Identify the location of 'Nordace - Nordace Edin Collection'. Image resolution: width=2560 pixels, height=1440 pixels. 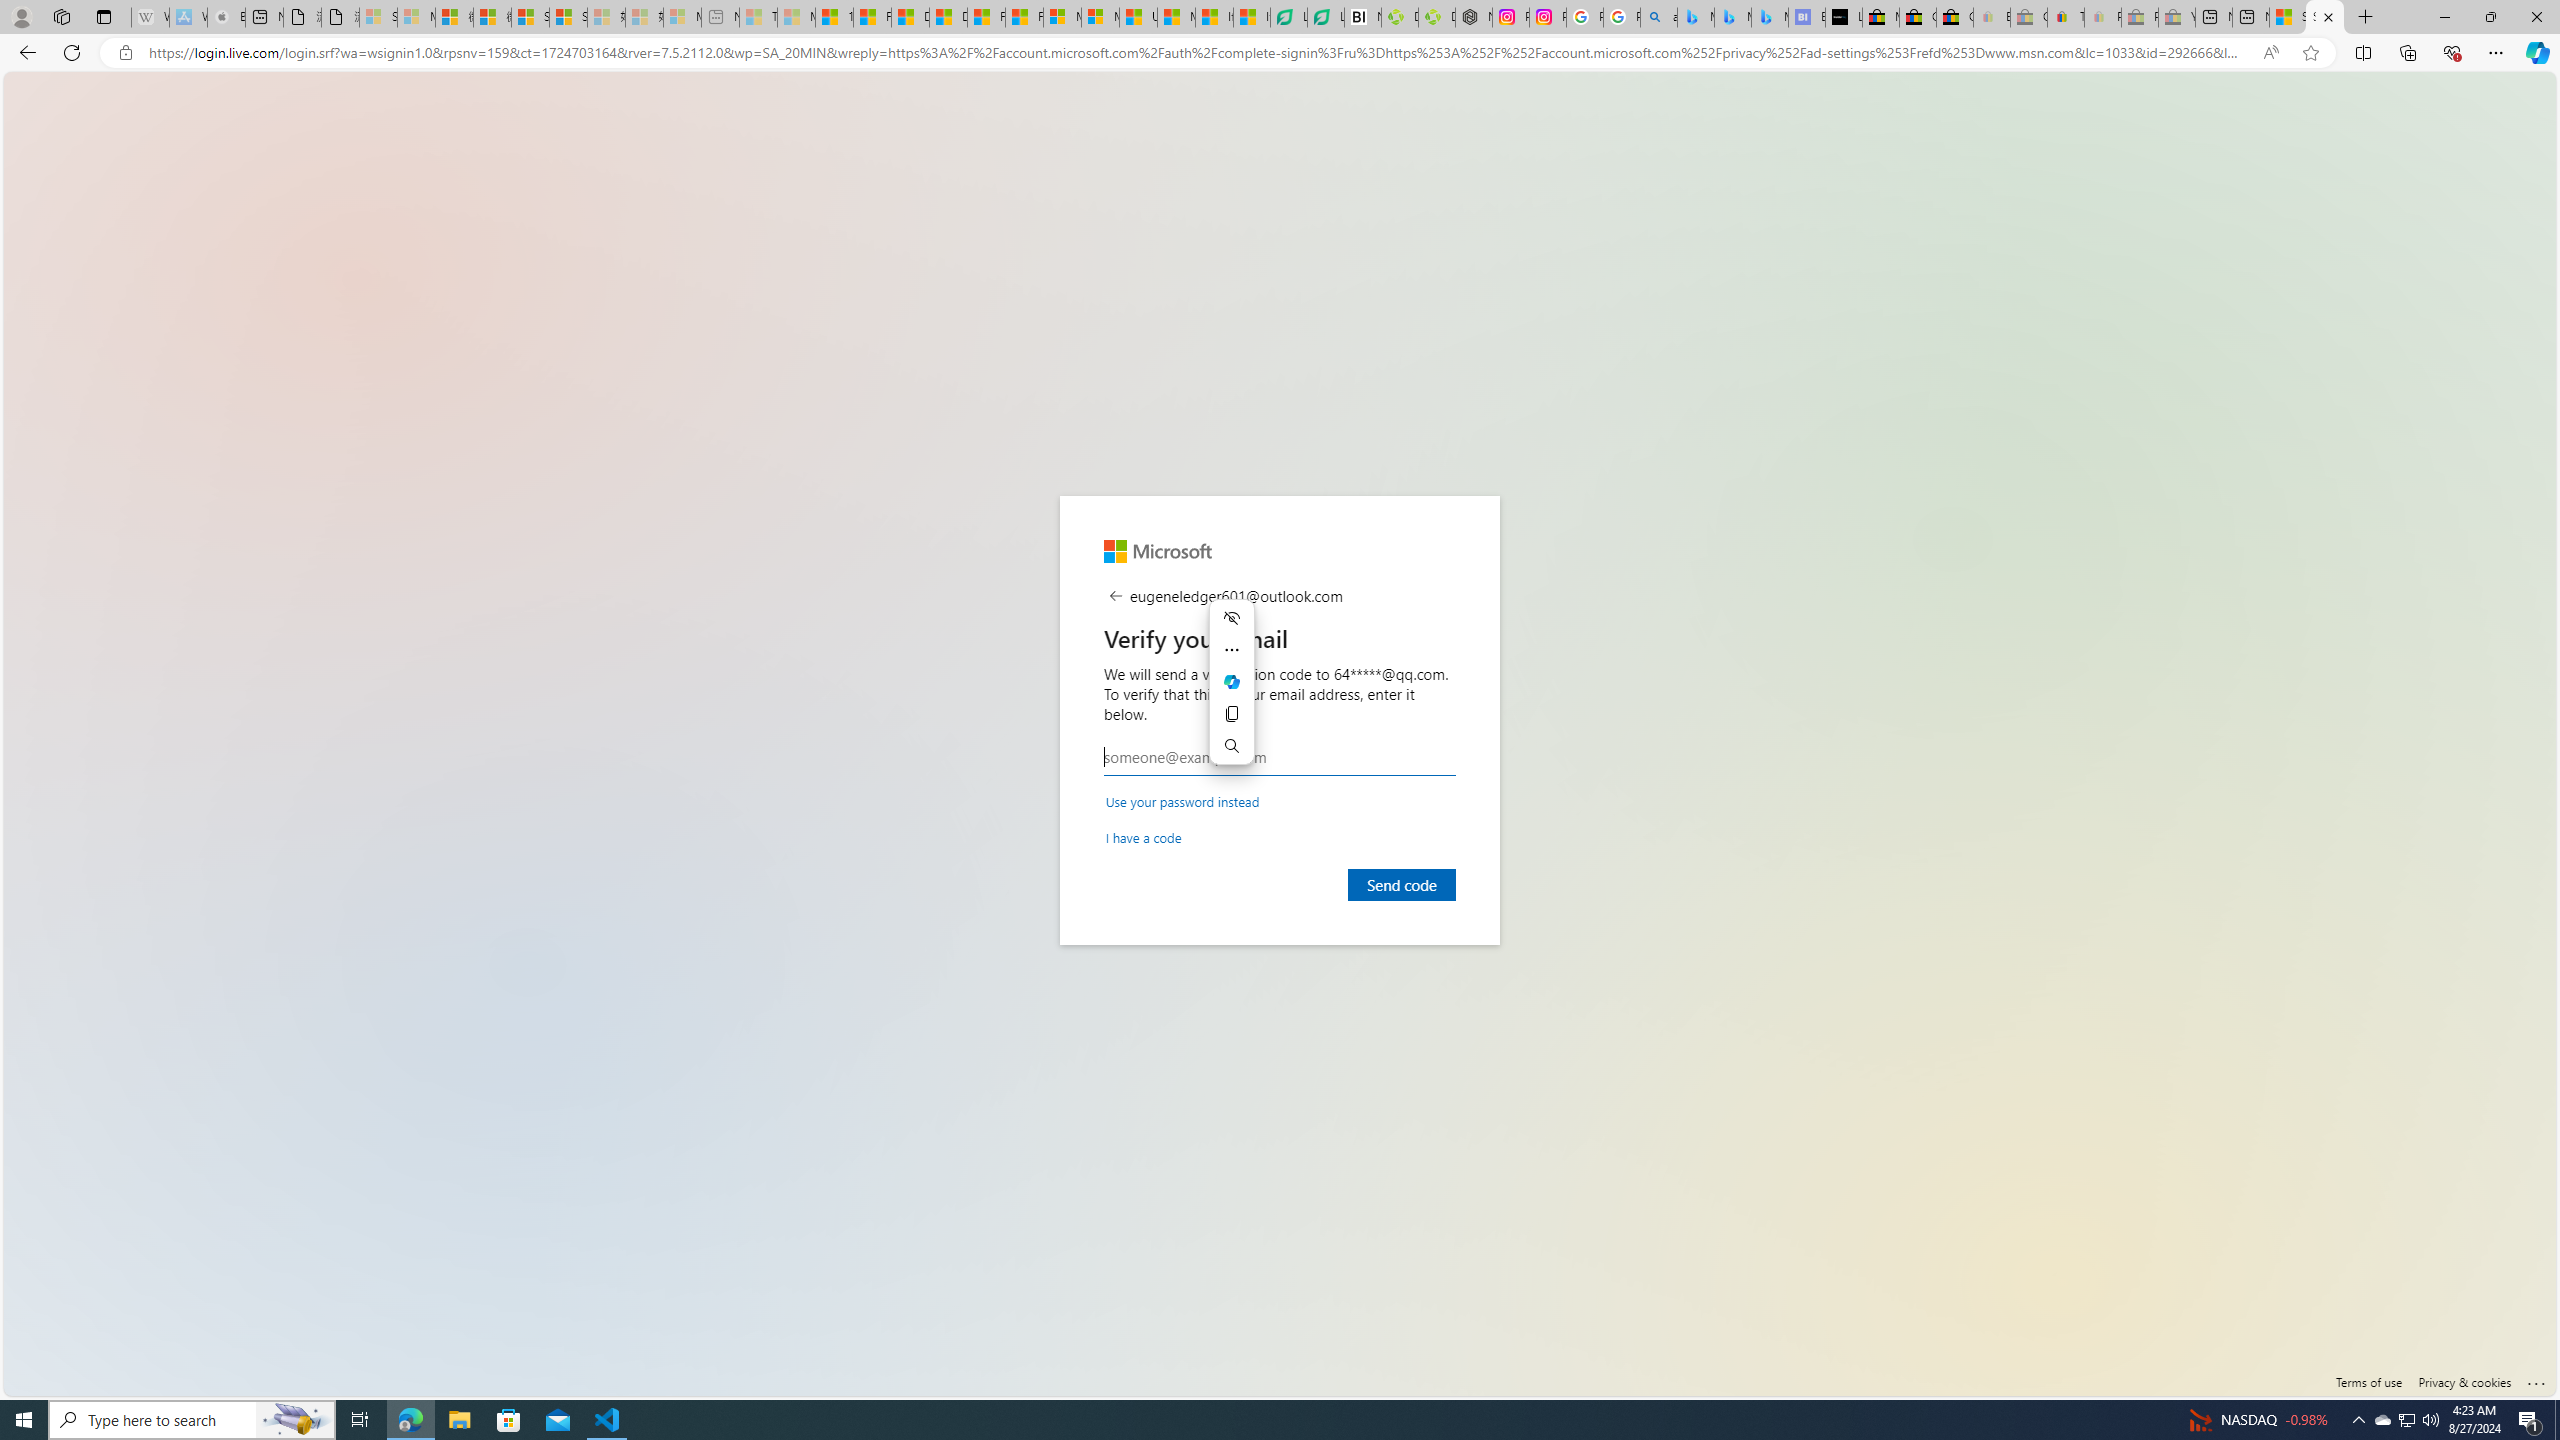
(1472, 16).